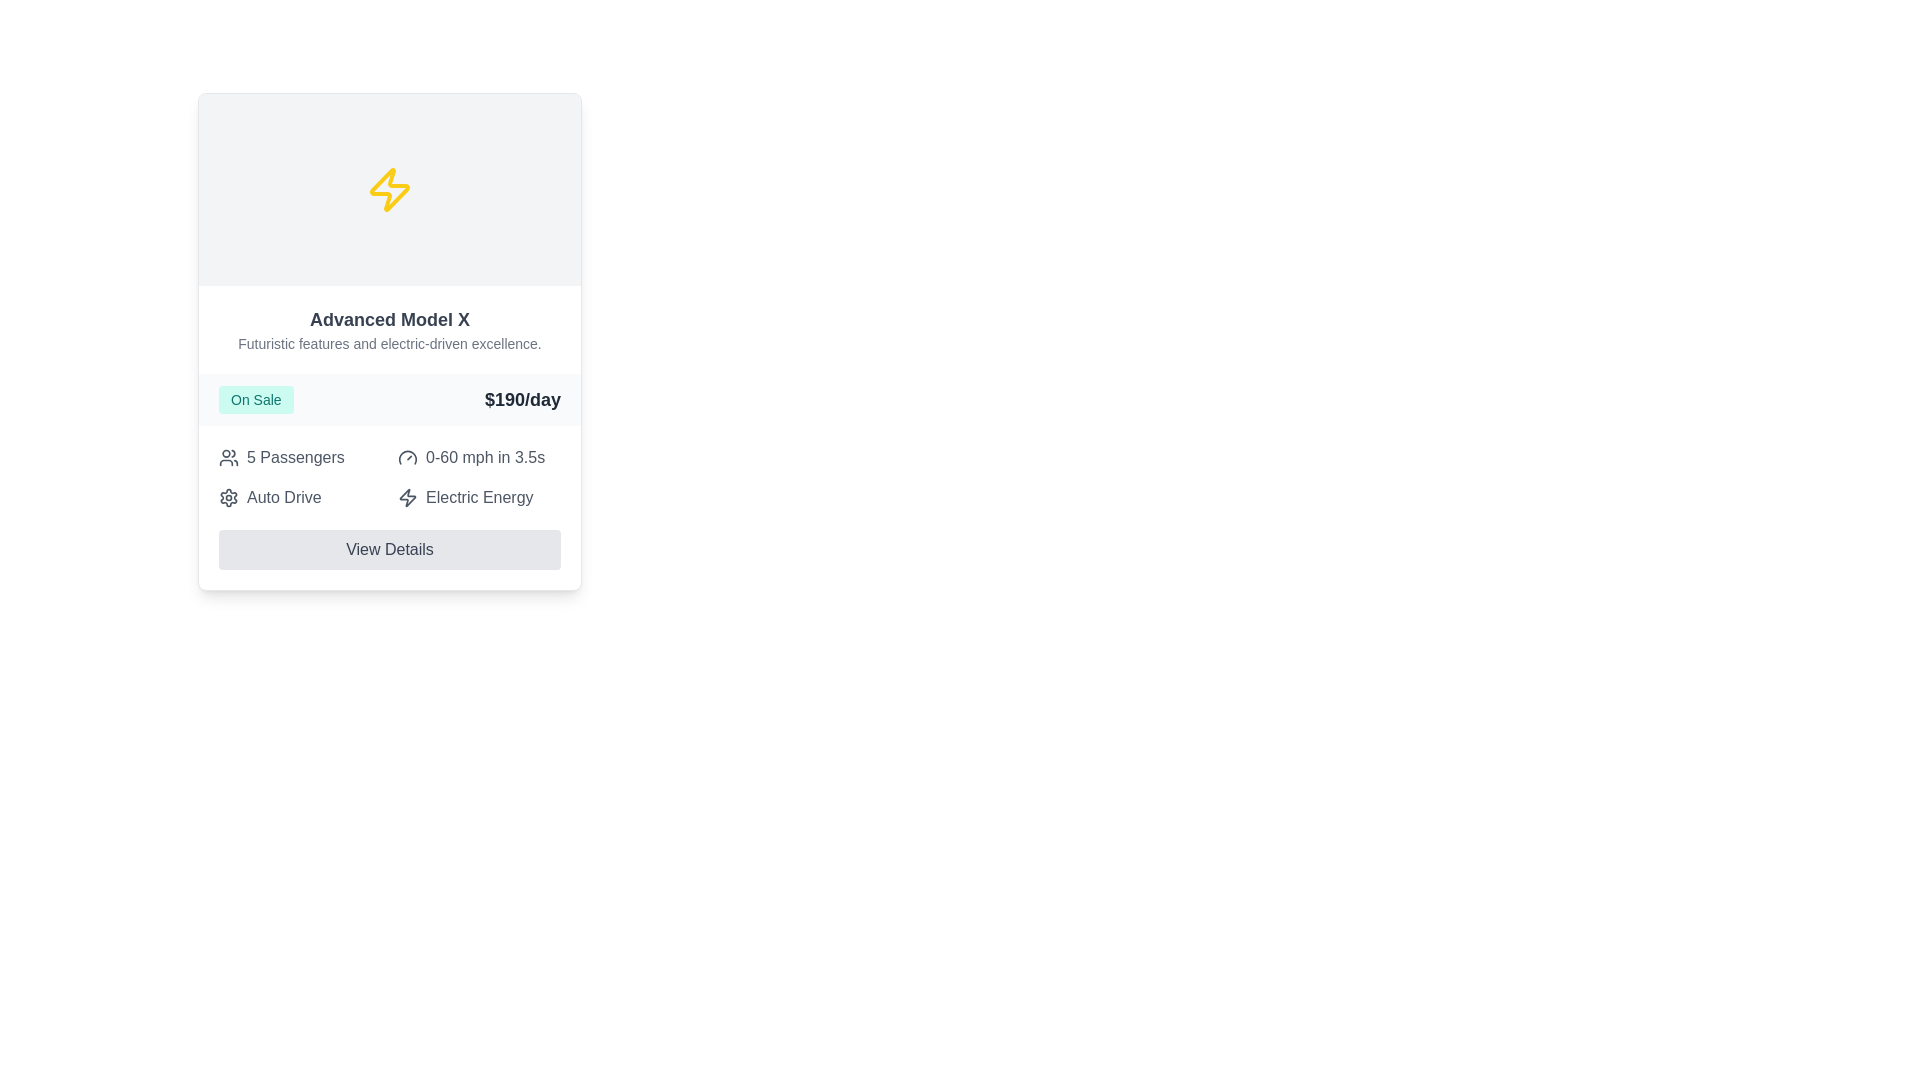 The width and height of the screenshot is (1920, 1080). I want to click on the Text with Icon element that indicates '5 Passengers', so click(299, 458).